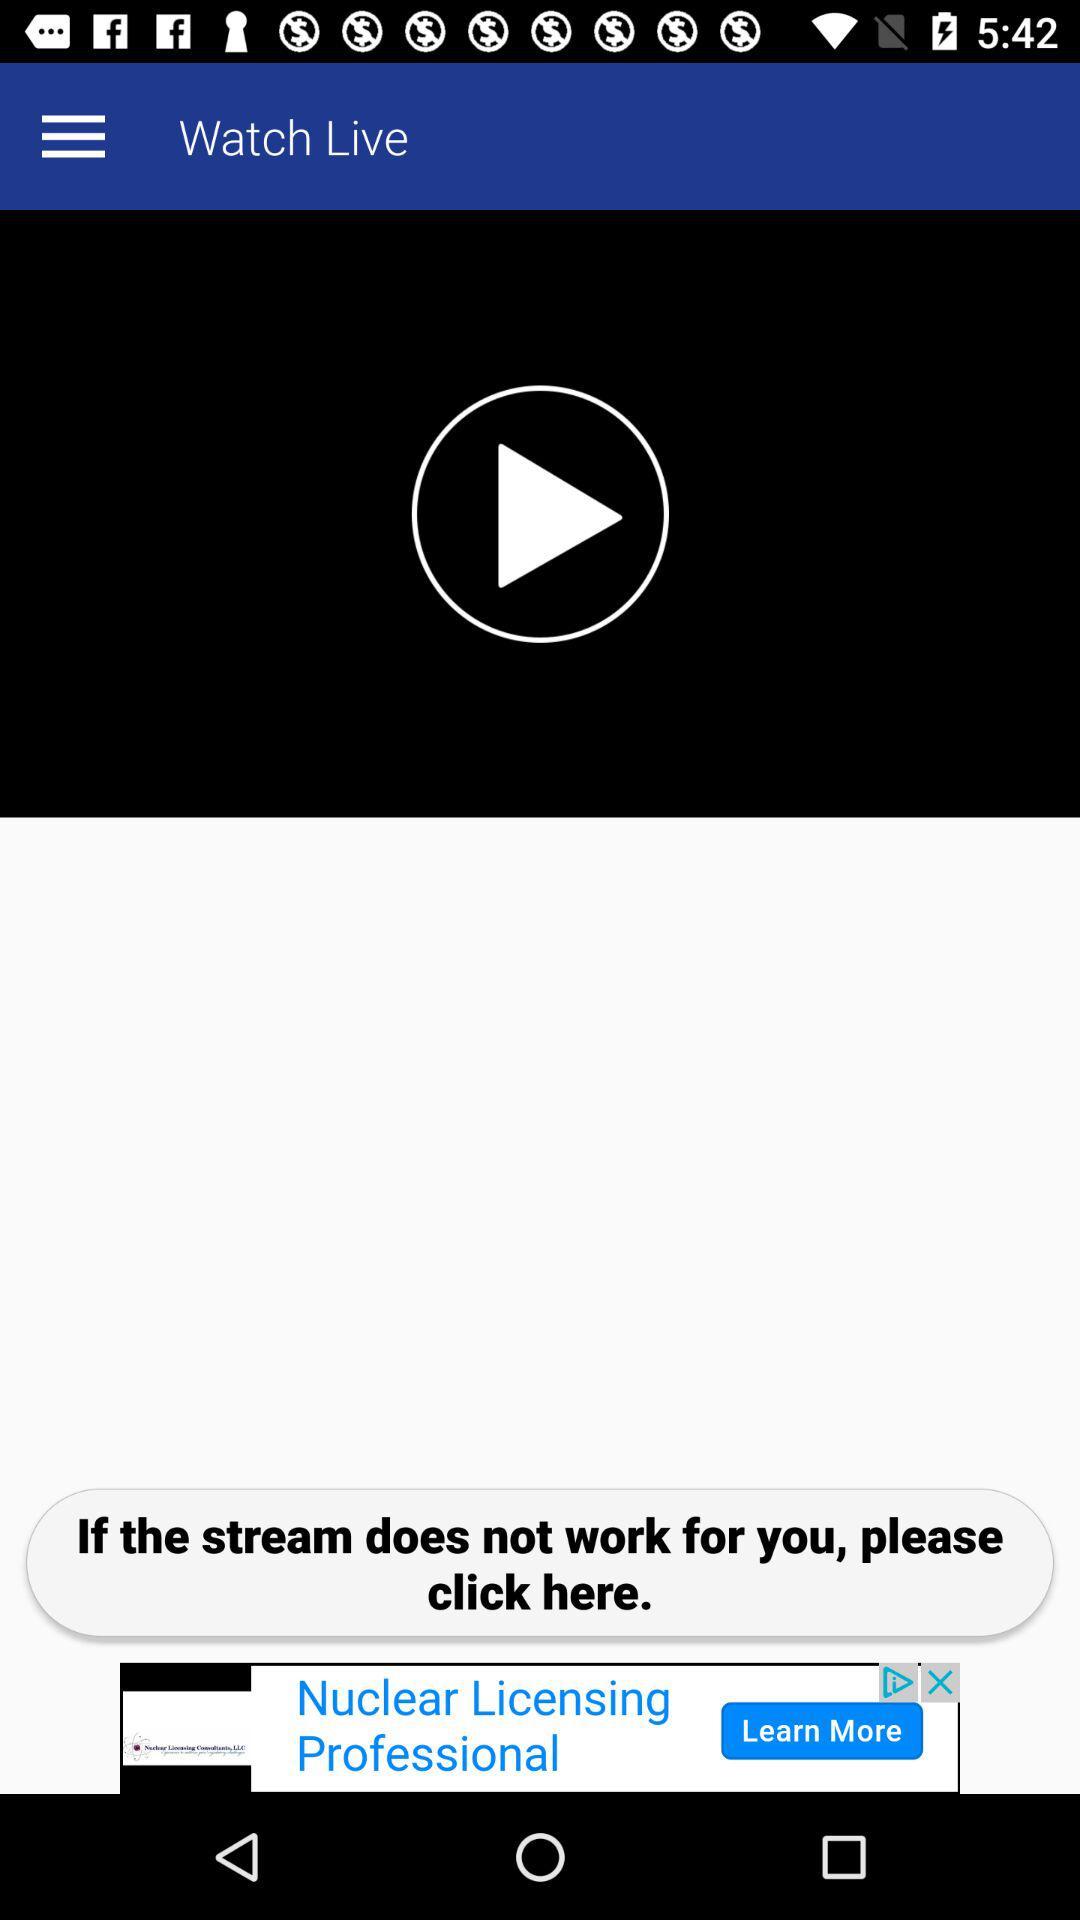 Image resolution: width=1080 pixels, height=1920 pixels. Describe the element at coordinates (540, 513) in the screenshot. I see `the video` at that location.